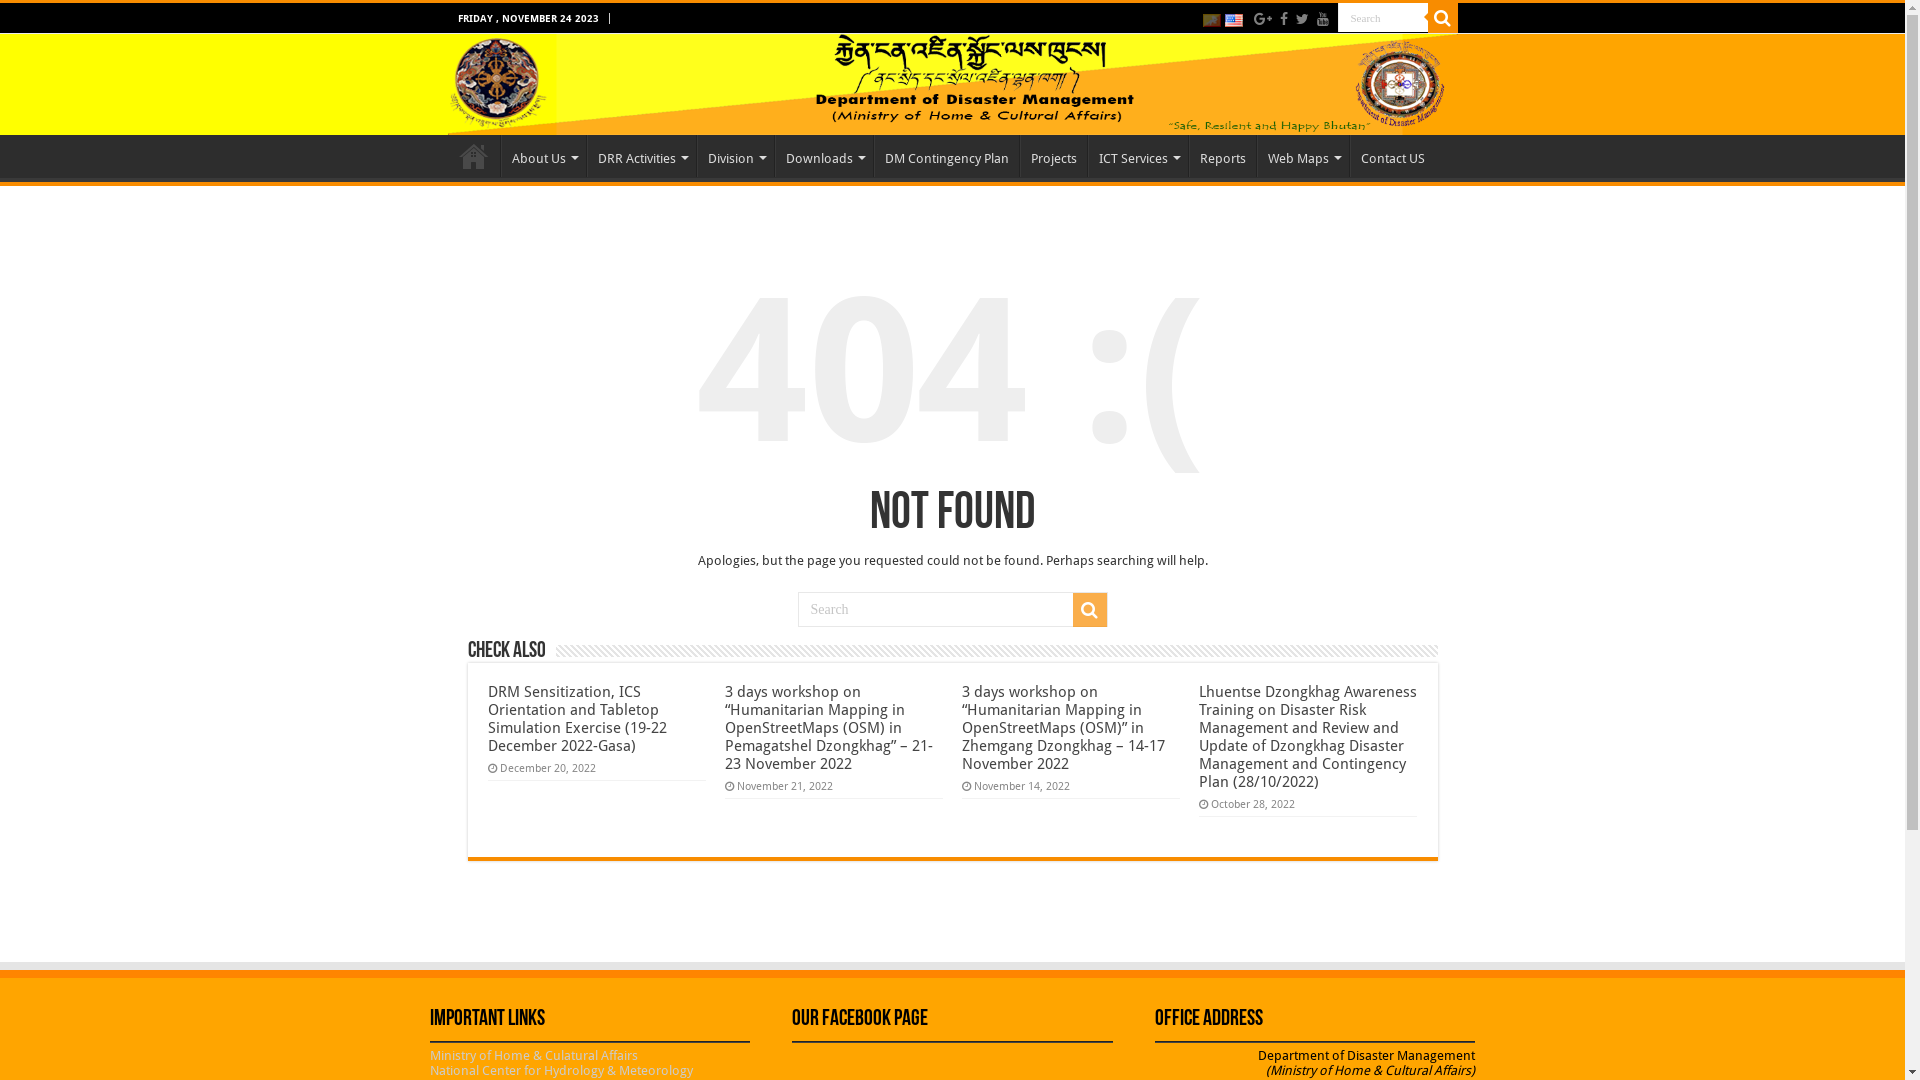 The width and height of the screenshot is (1920, 1080). What do you see at coordinates (1261, 19) in the screenshot?
I see `'Google+'` at bounding box center [1261, 19].